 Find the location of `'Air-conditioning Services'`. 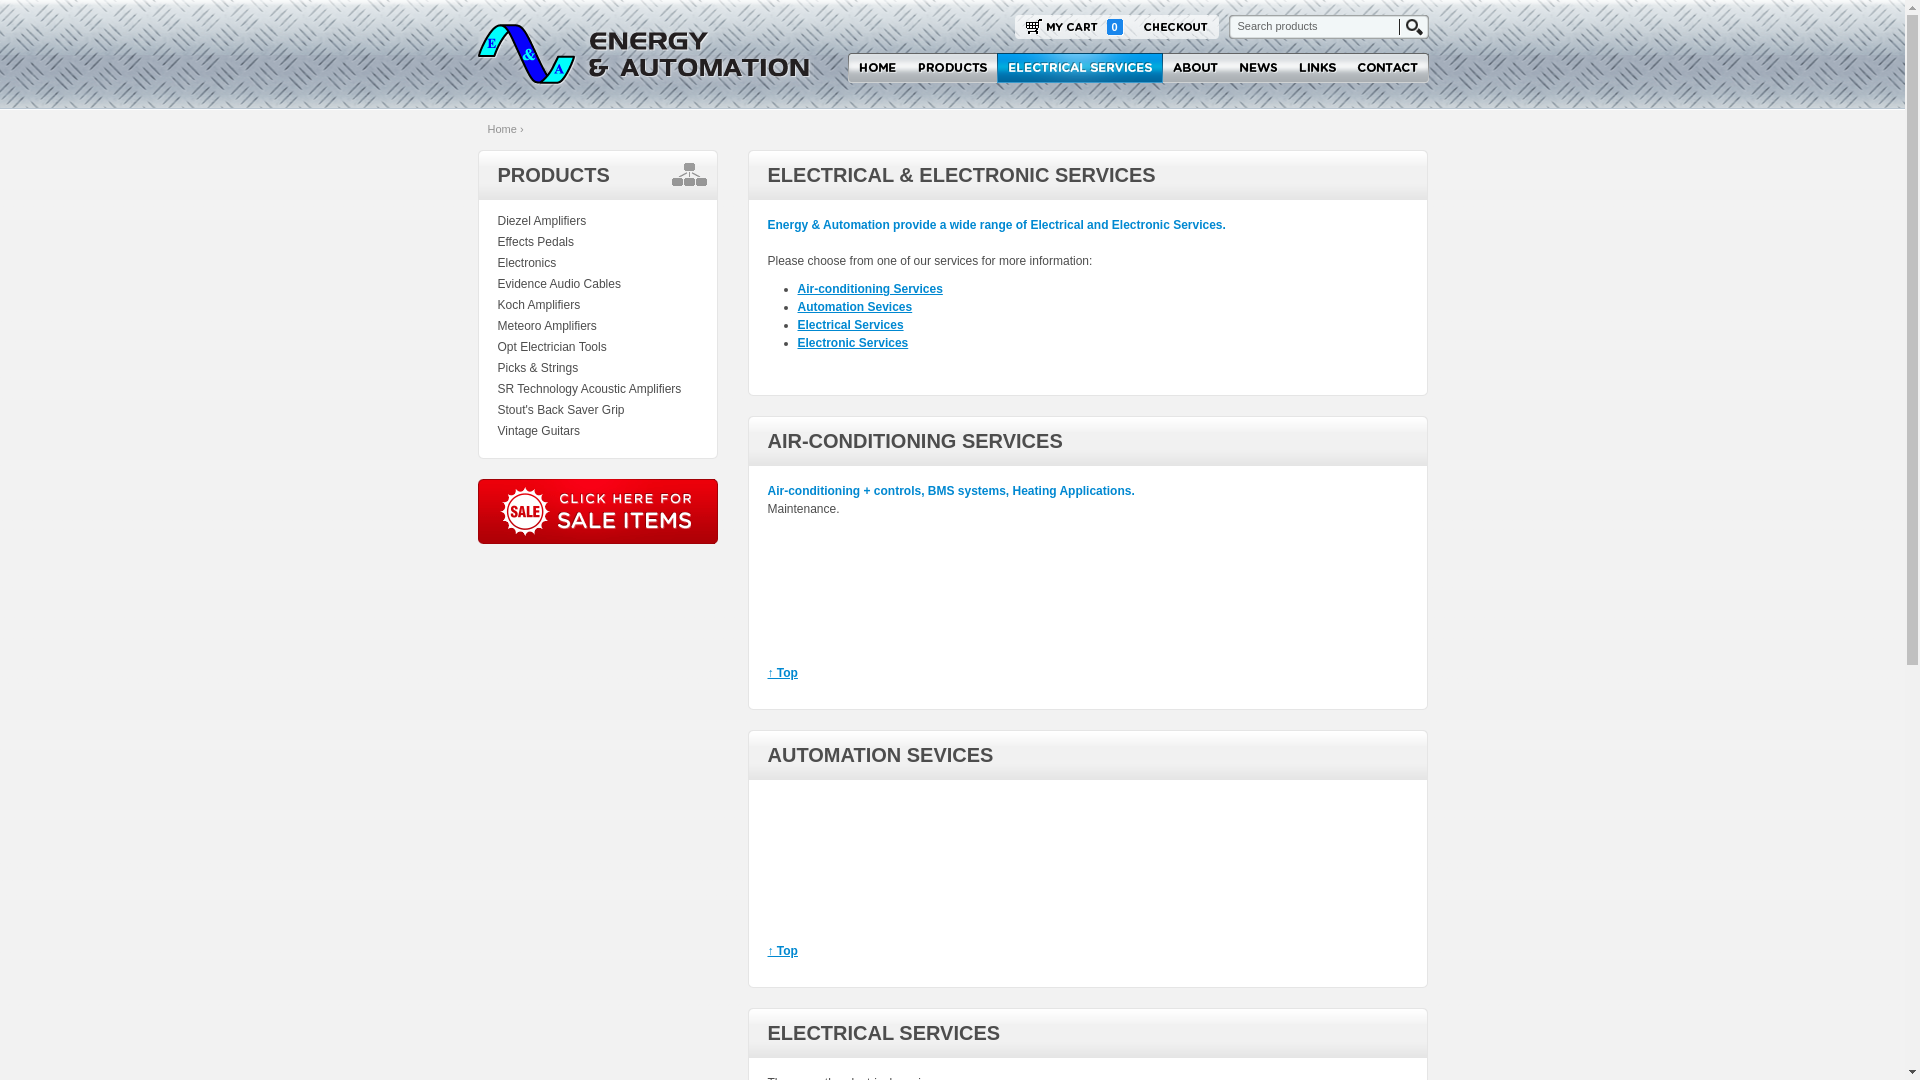

'Air-conditioning Services' is located at coordinates (796, 289).